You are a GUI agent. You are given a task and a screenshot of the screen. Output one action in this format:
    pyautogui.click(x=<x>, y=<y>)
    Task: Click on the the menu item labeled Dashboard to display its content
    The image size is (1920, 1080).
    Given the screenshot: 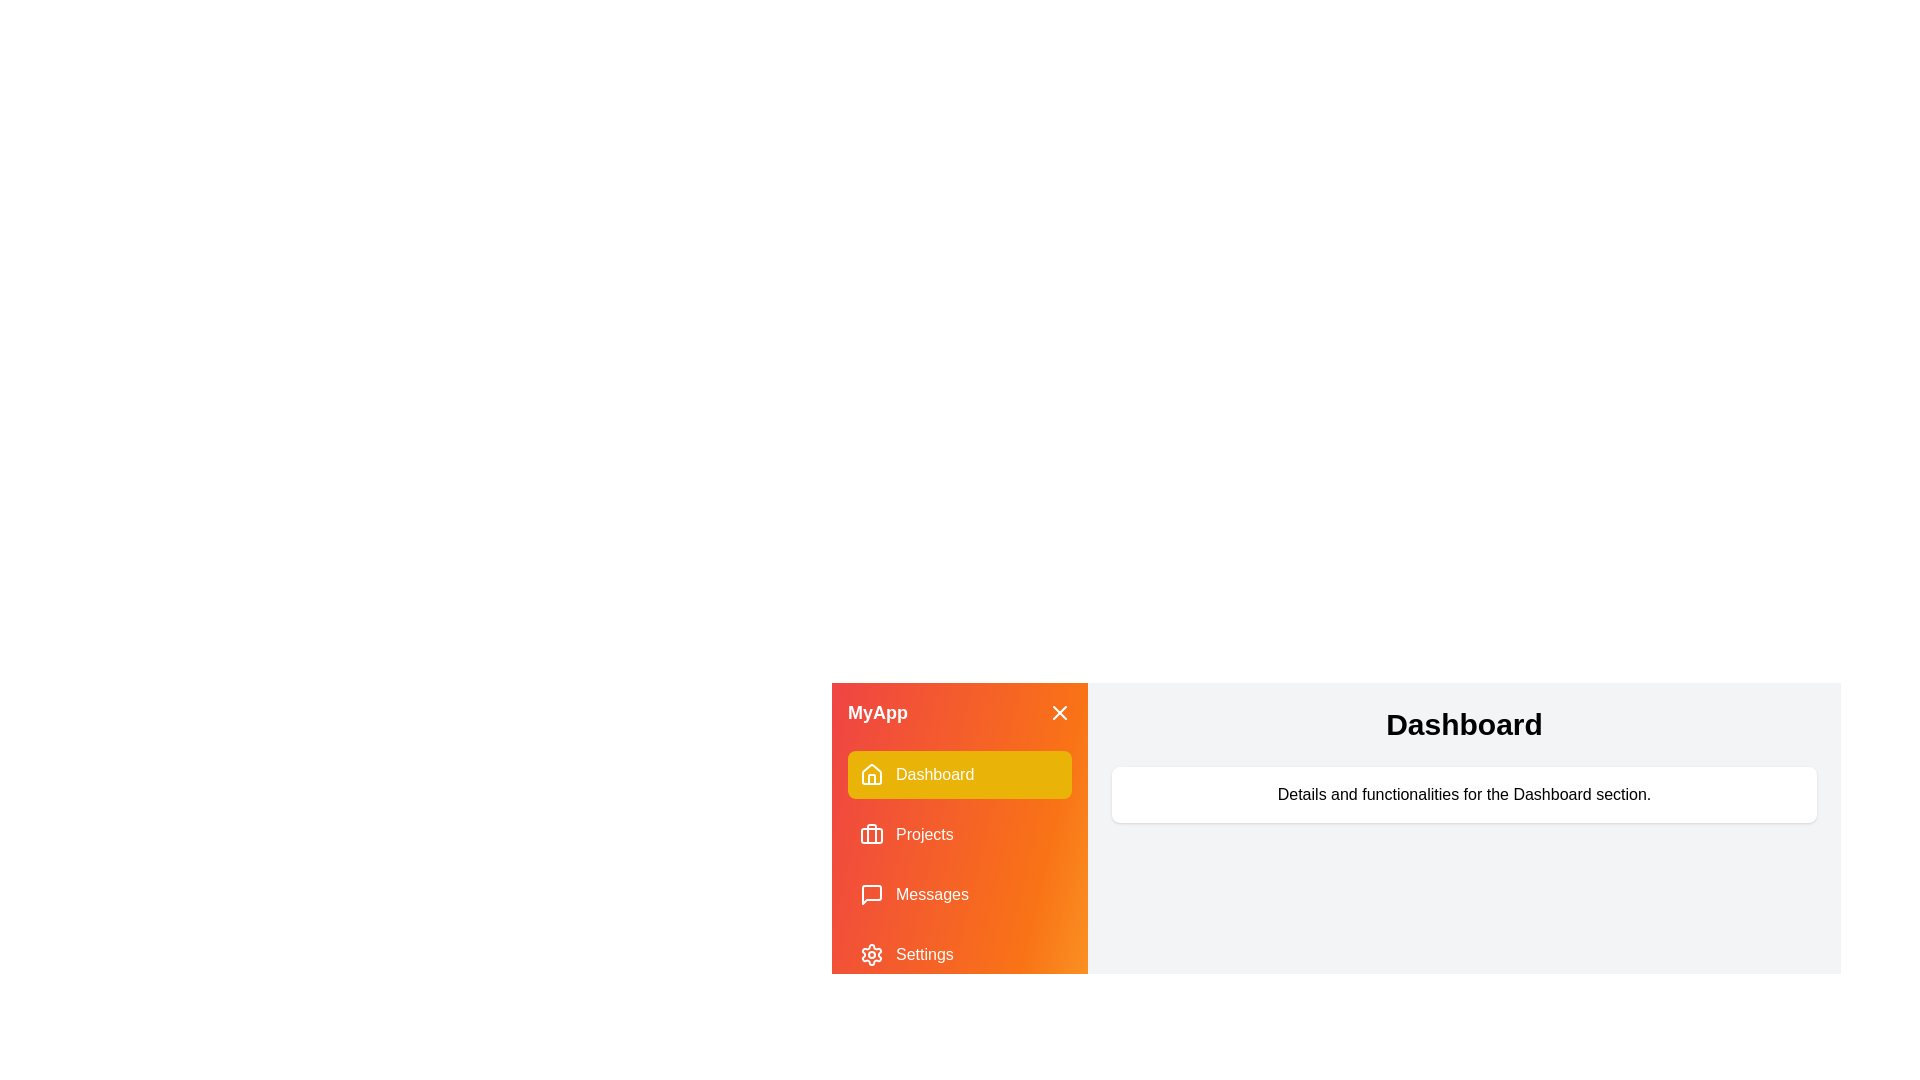 What is the action you would take?
    pyautogui.click(x=960, y=774)
    